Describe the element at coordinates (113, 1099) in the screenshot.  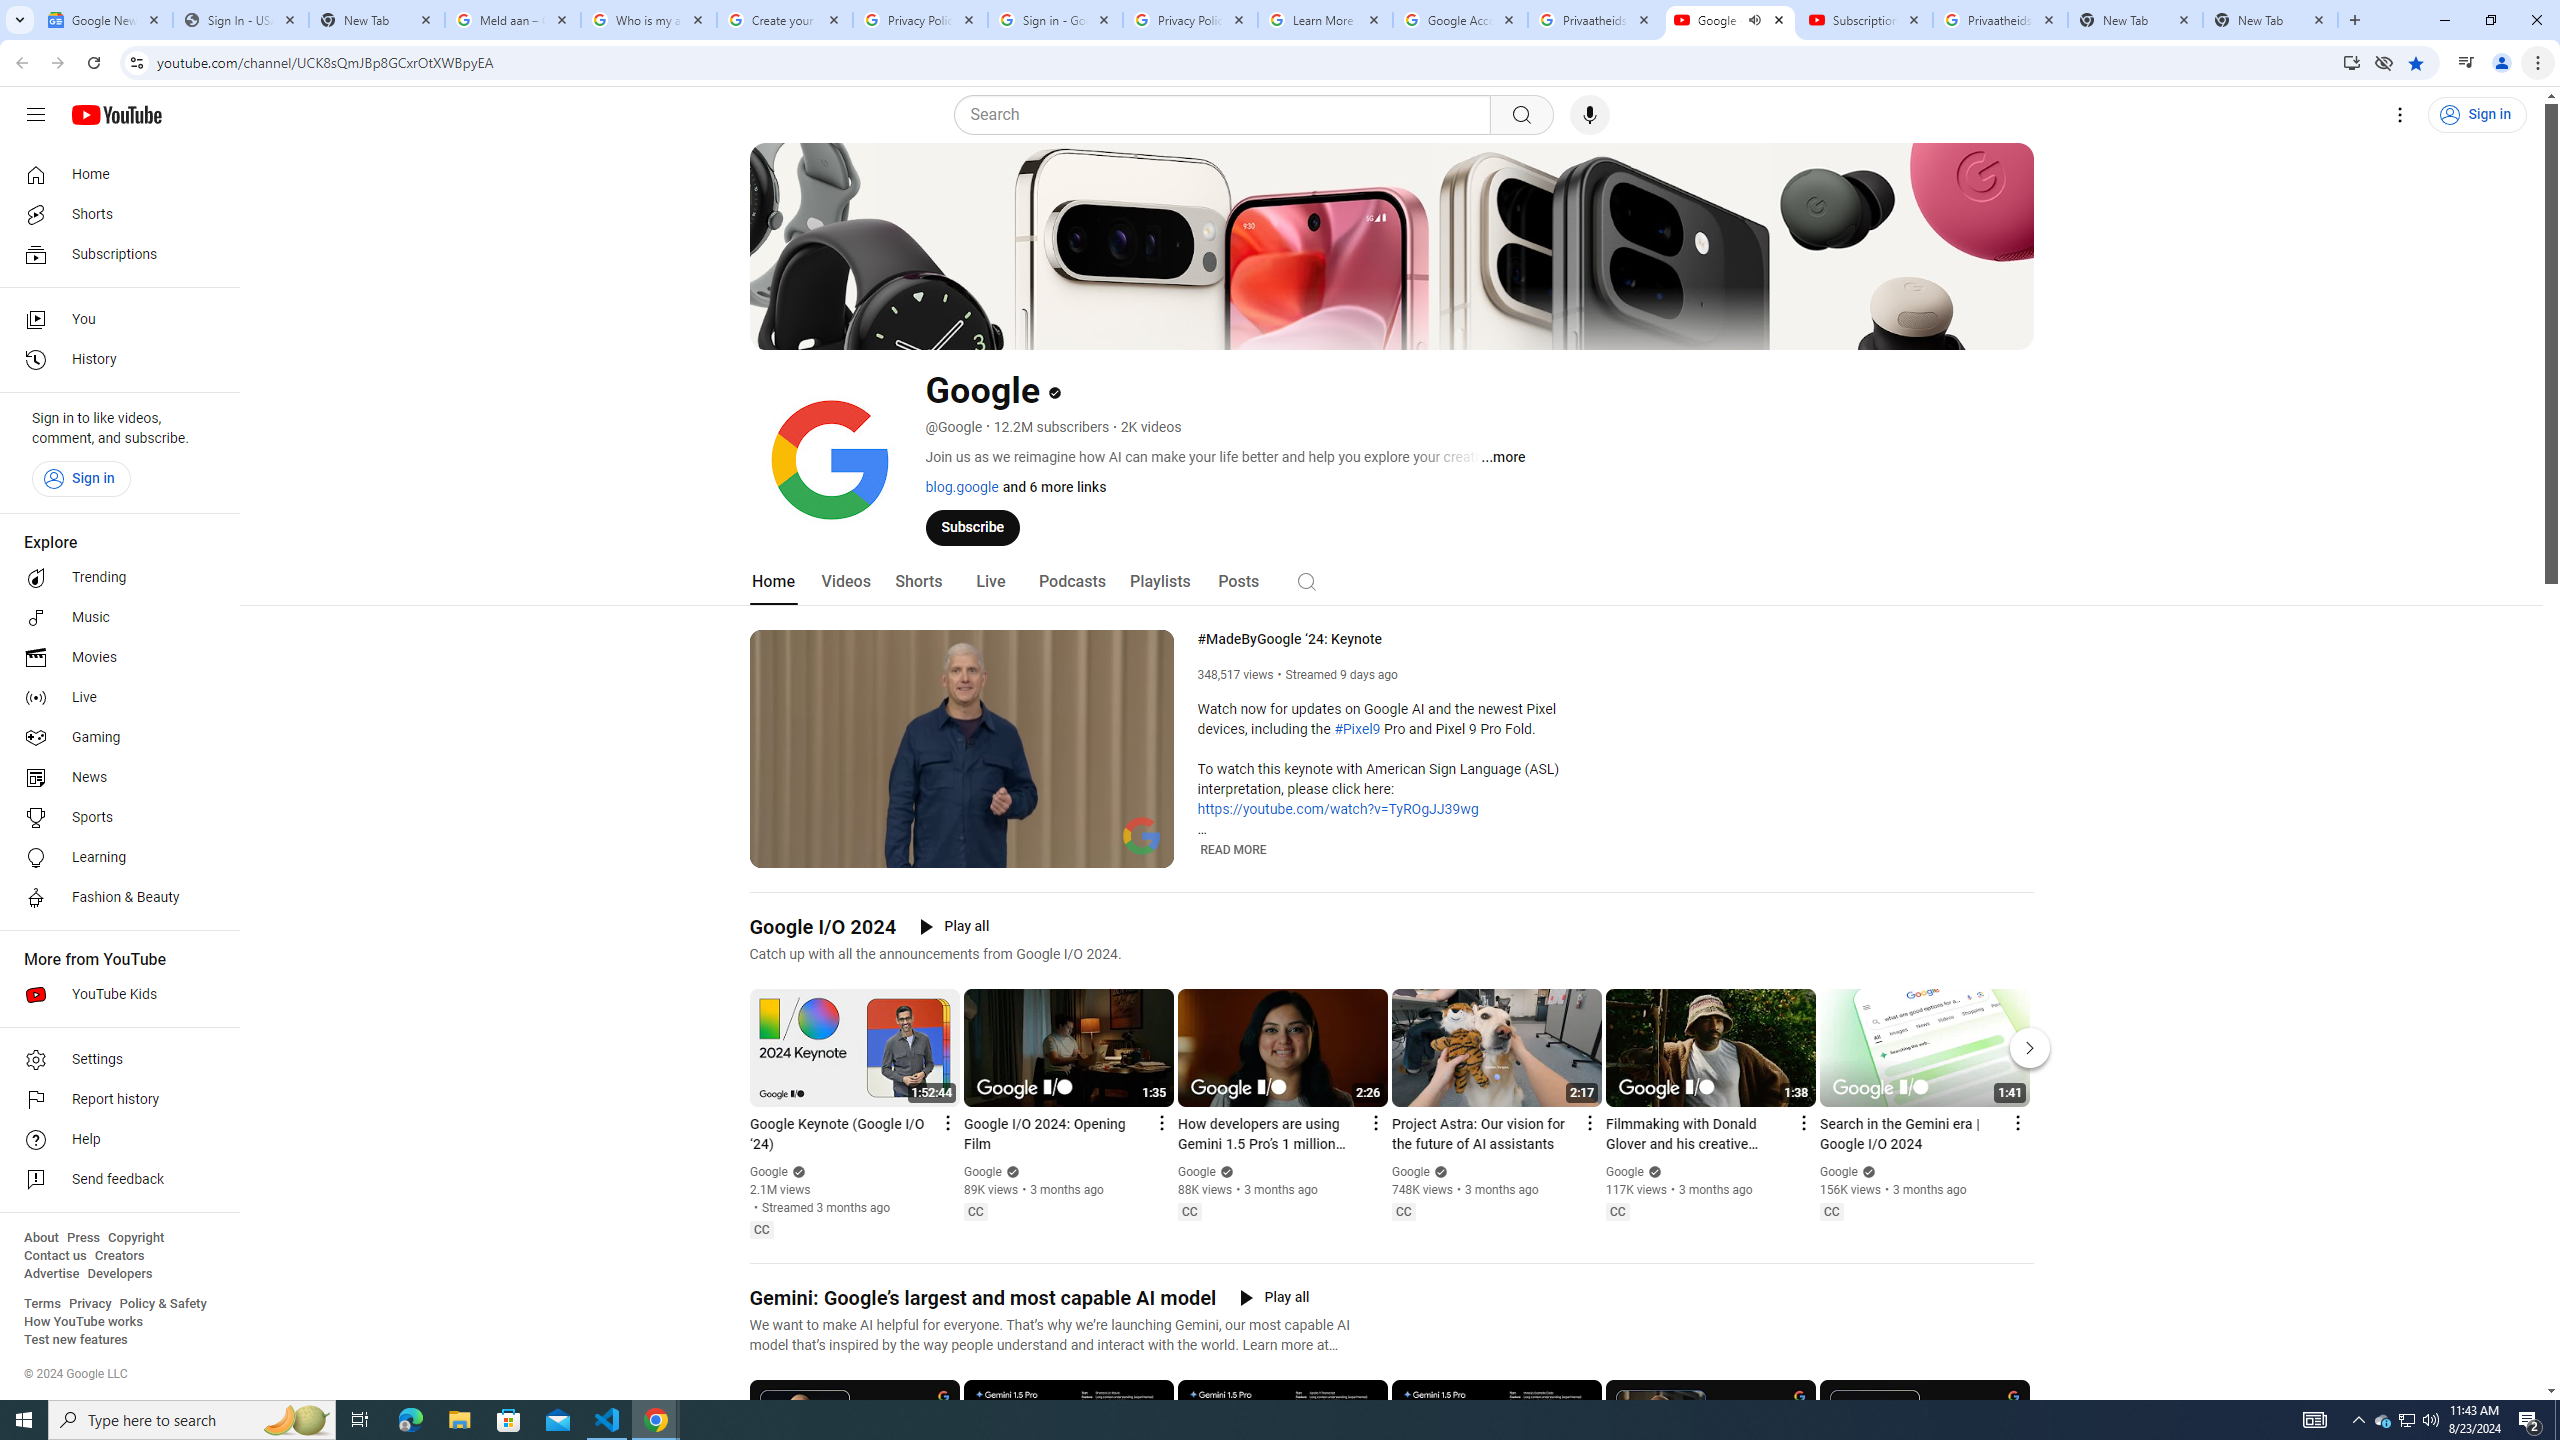
I see `'Report history'` at that location.